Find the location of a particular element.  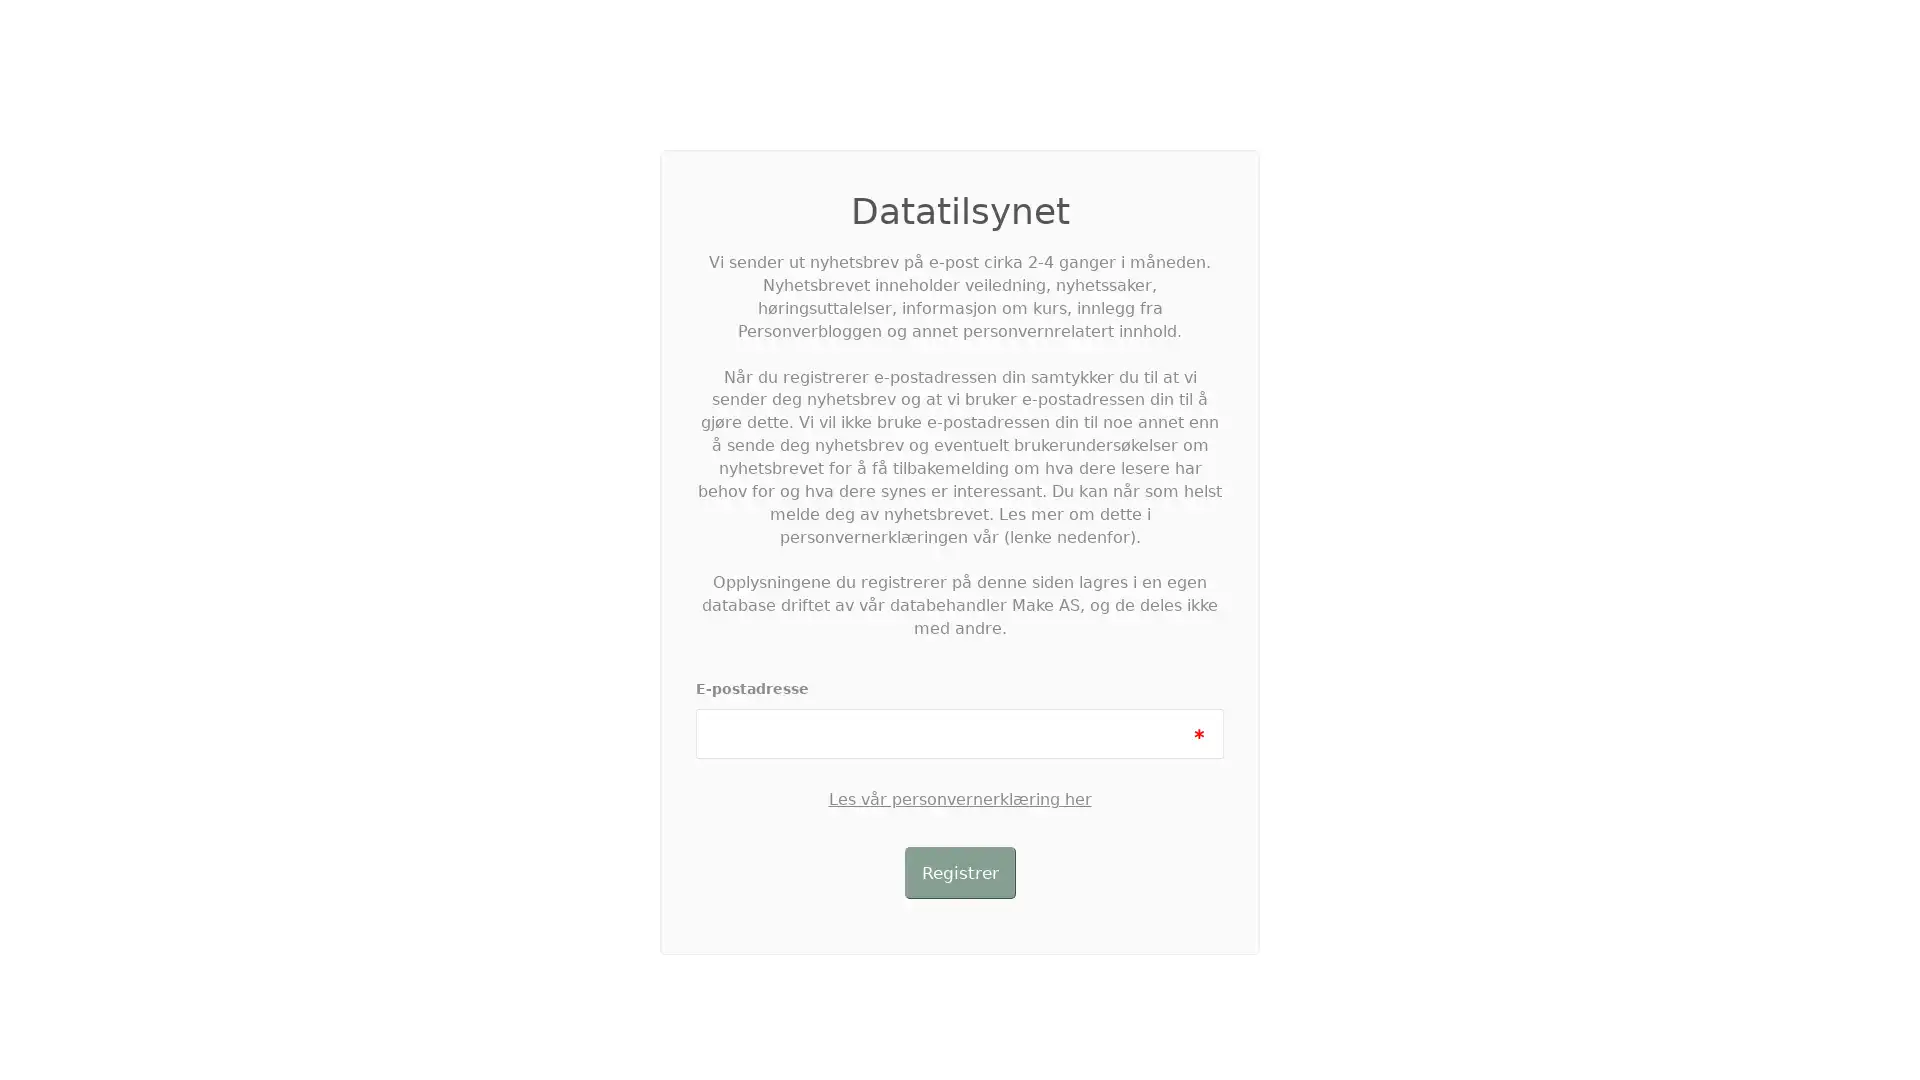

Registrer is located at coordinates (958, 870).